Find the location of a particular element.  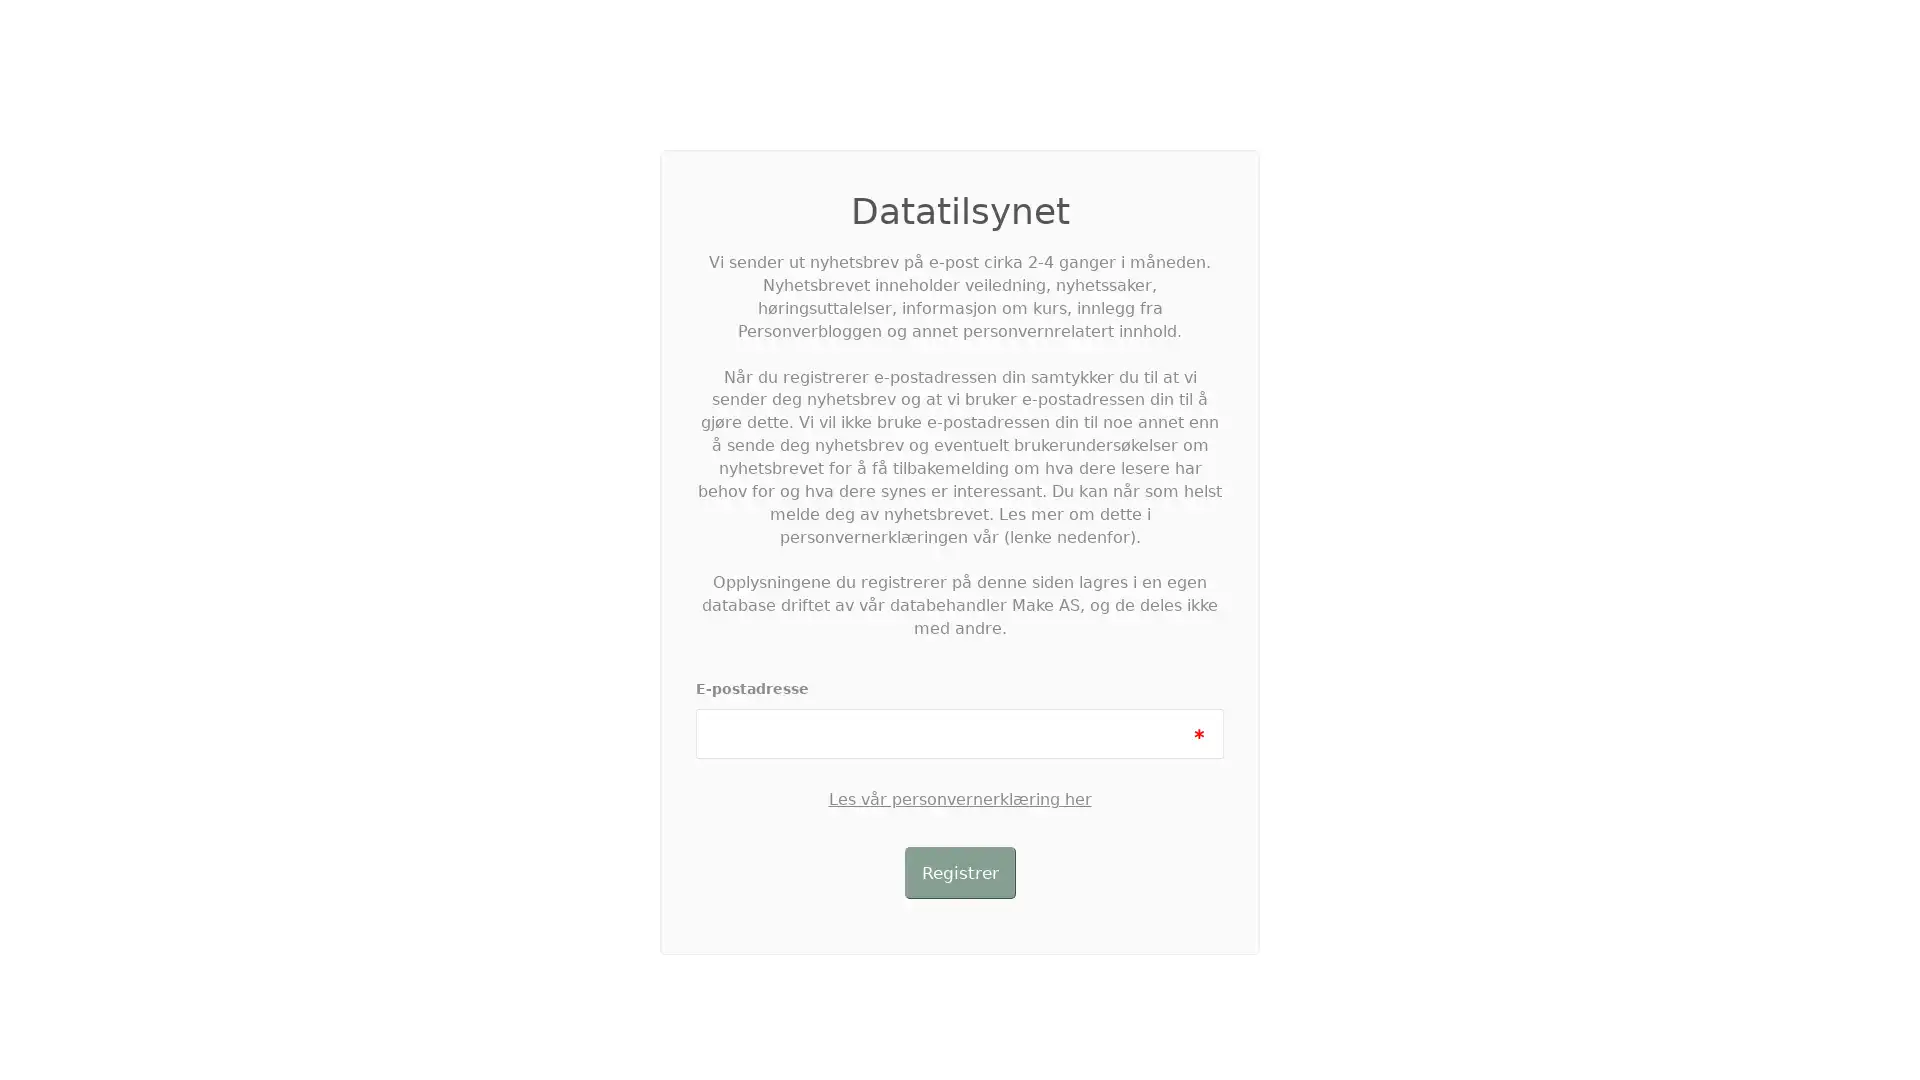

Registrer is located at coordinates (958, 870).